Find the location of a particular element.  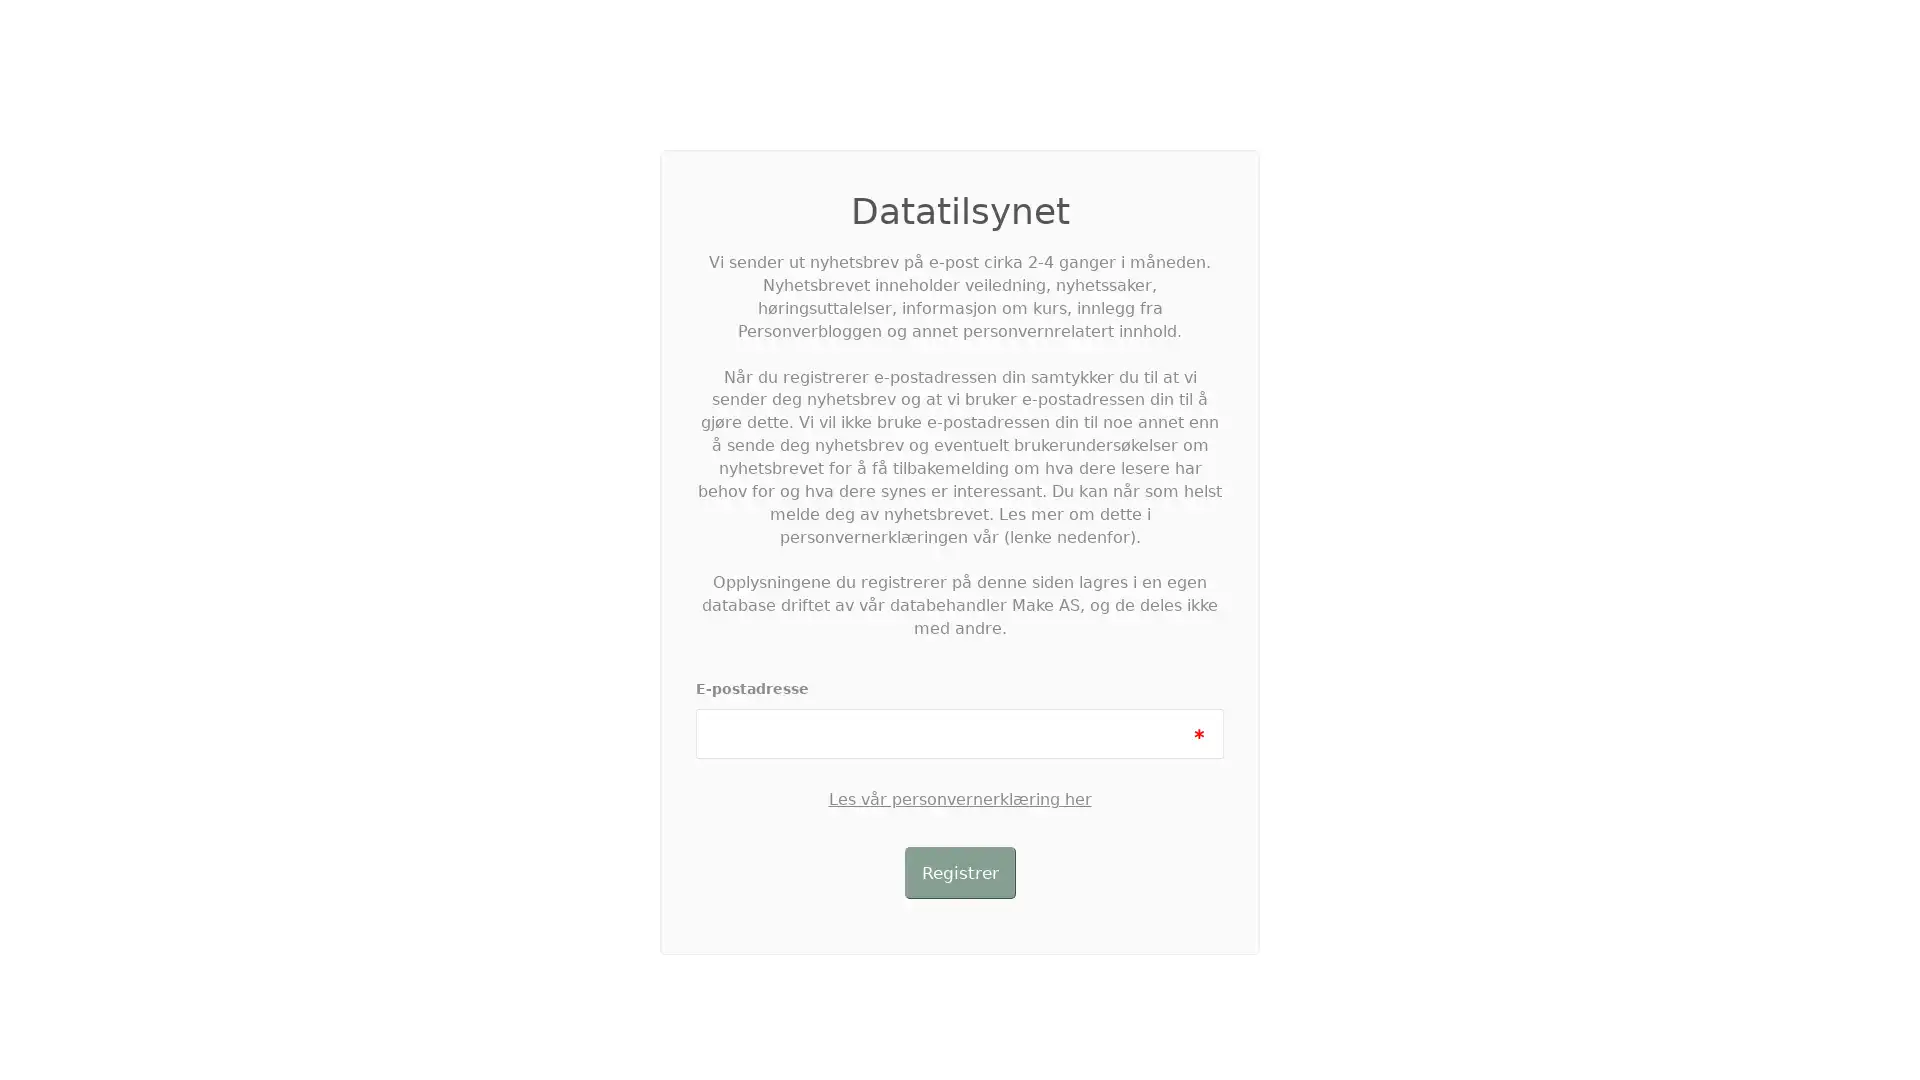

Registrer is located at coordinates (958, 870).